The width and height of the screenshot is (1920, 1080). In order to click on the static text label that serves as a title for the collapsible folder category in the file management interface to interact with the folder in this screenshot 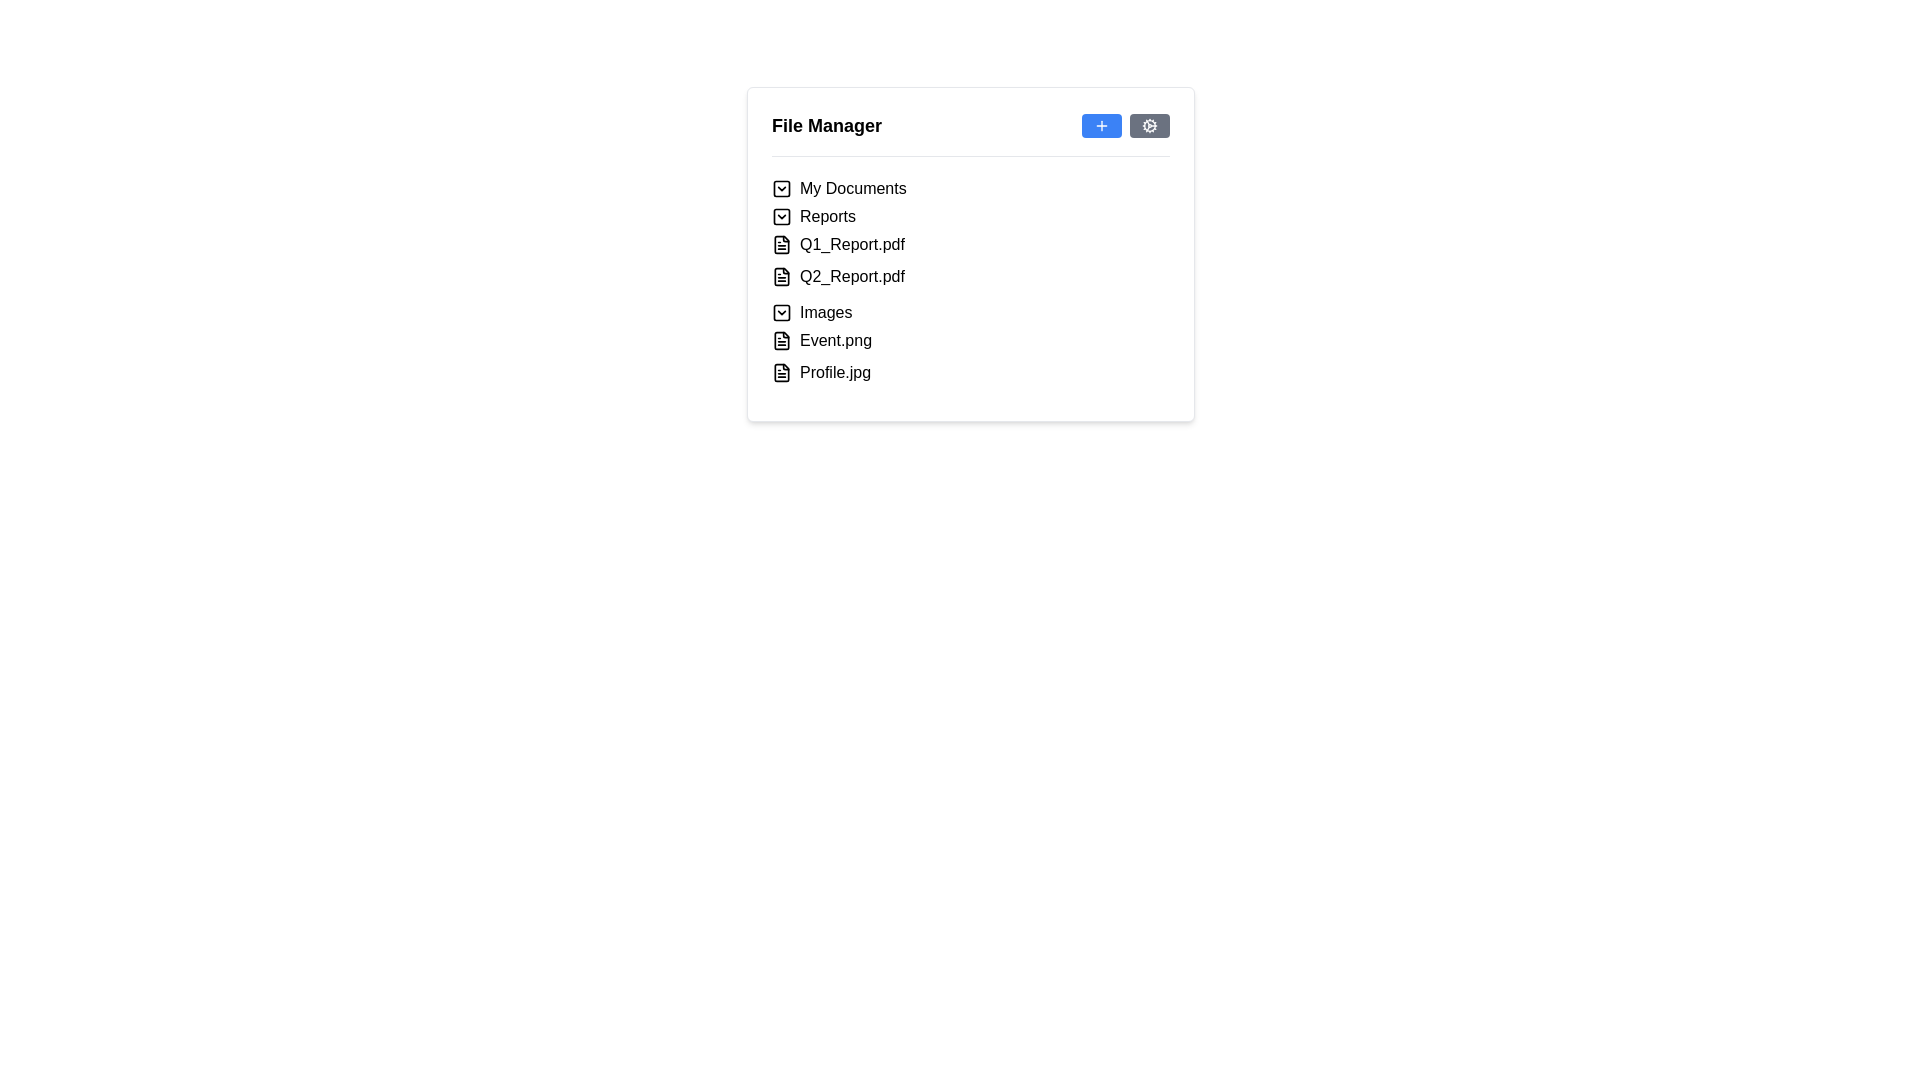, I will do `click(853, 189)`.